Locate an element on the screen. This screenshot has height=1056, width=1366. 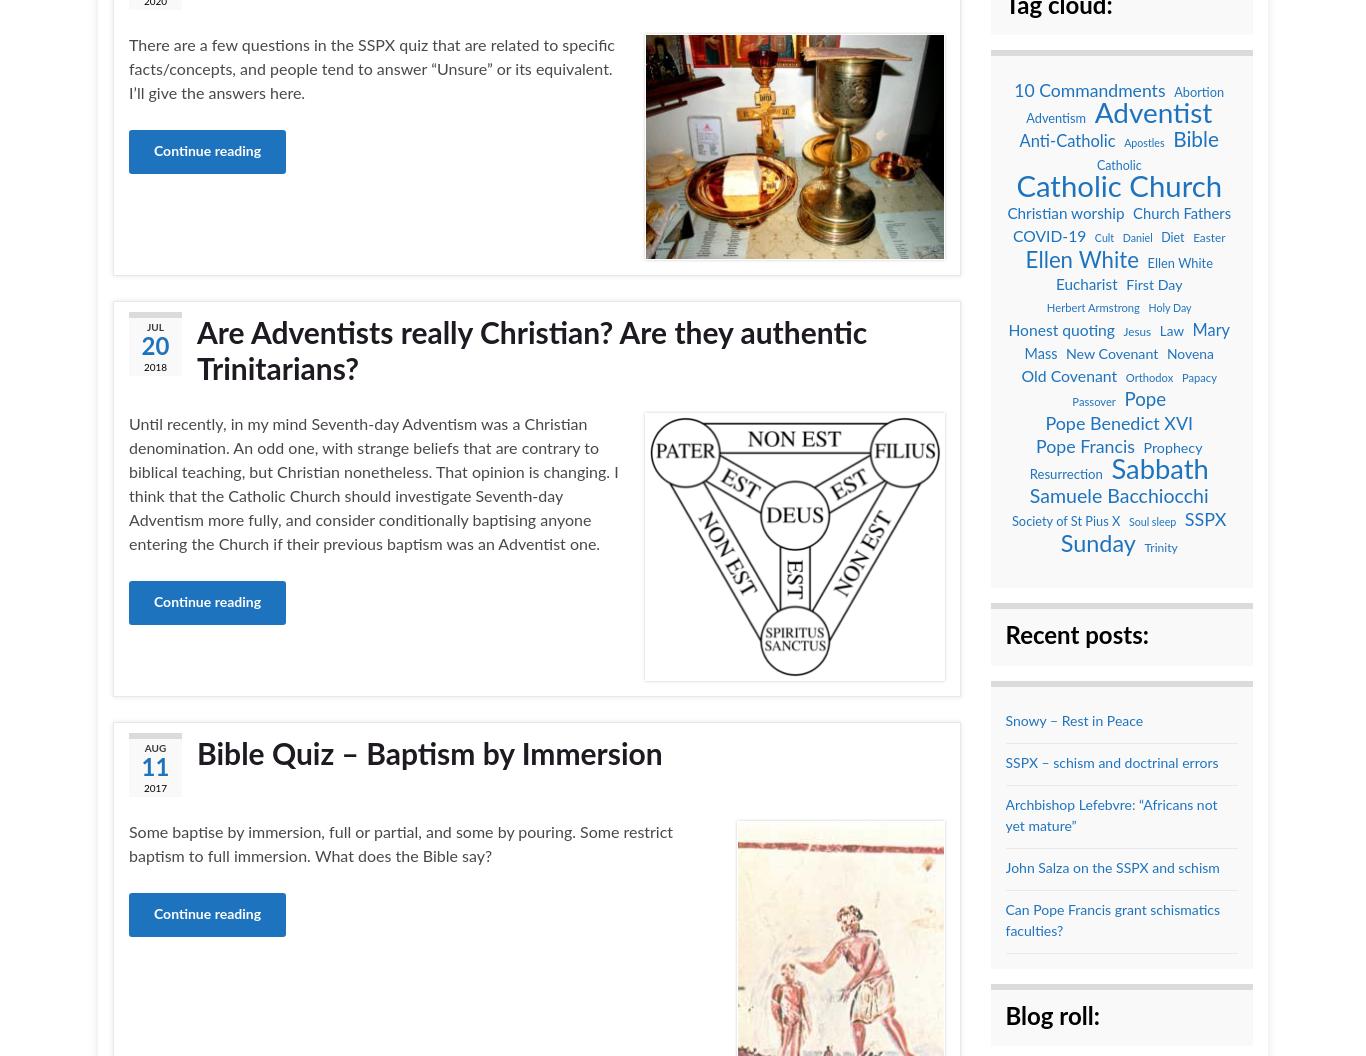
'Trinity' is located at coordinates (1160, 547).